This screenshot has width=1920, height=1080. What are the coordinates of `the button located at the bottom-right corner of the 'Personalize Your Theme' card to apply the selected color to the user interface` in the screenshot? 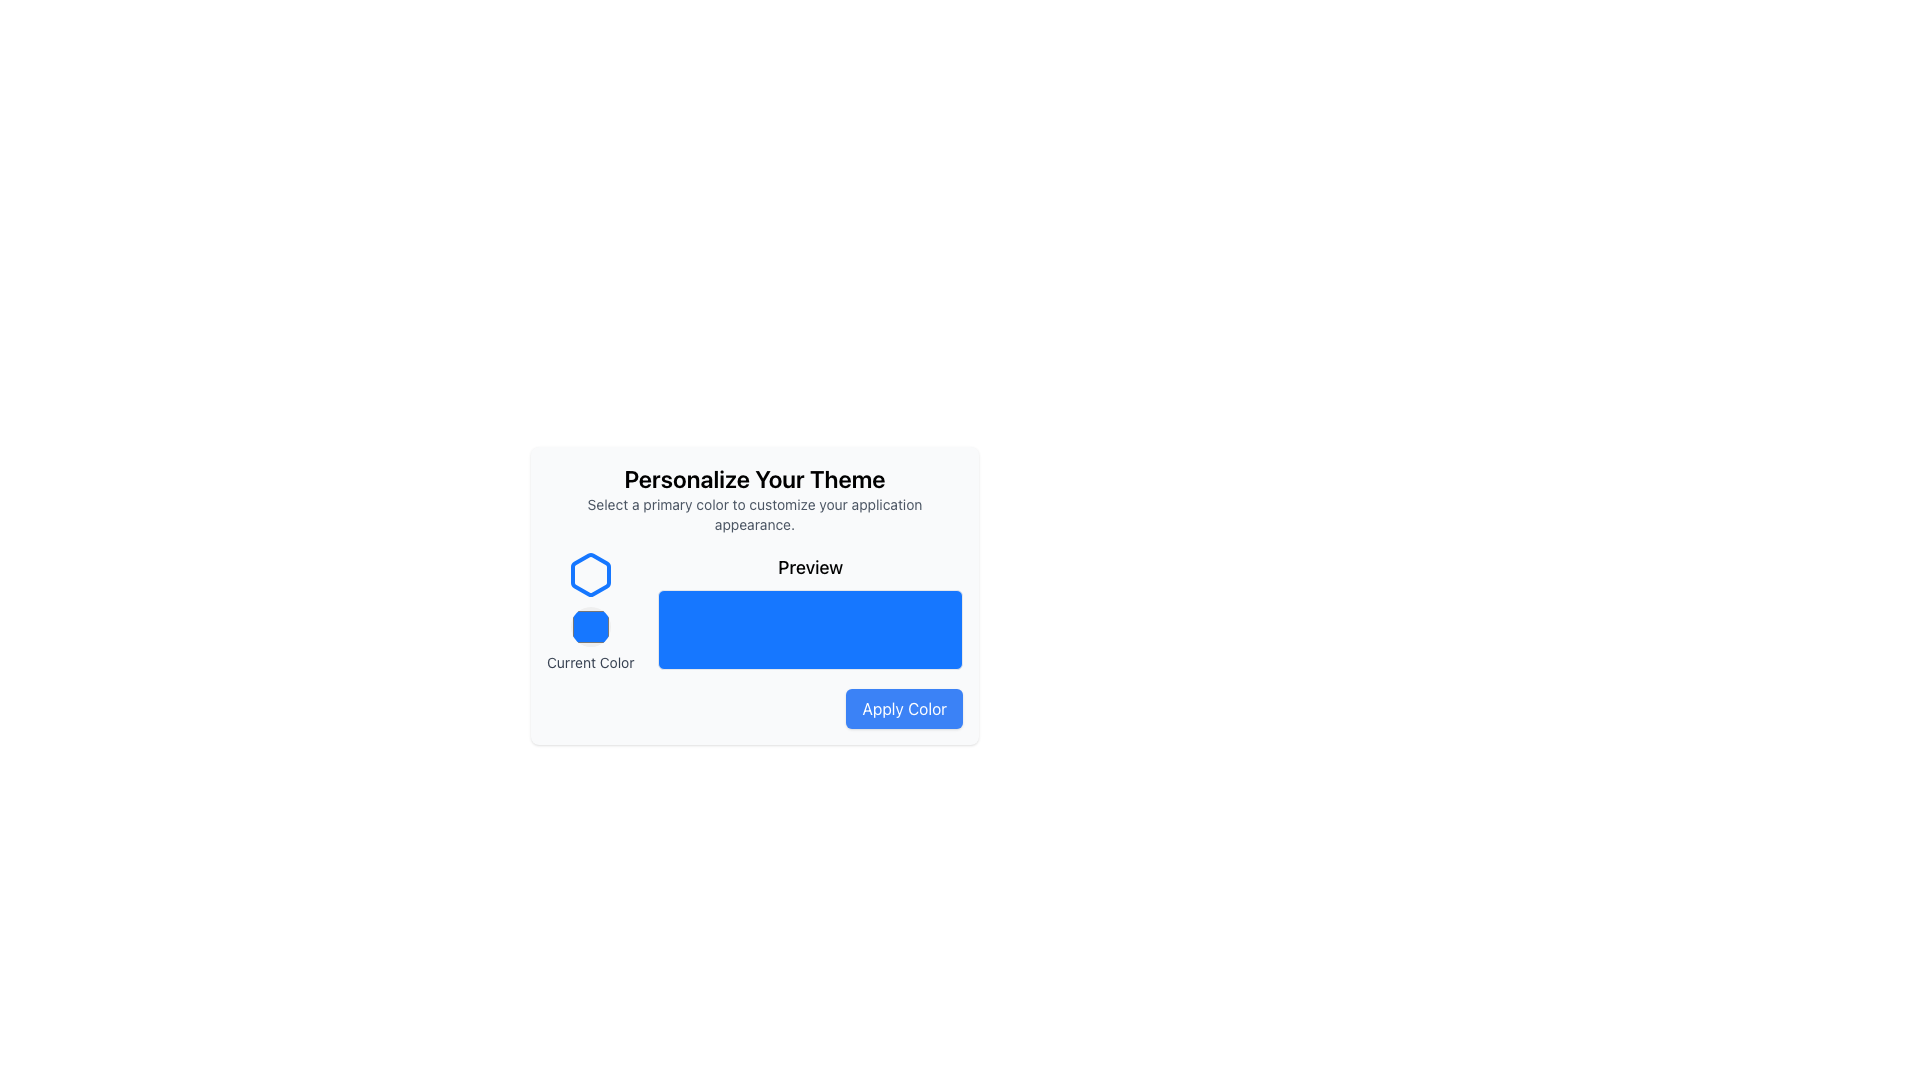 It's located at (753, 708).